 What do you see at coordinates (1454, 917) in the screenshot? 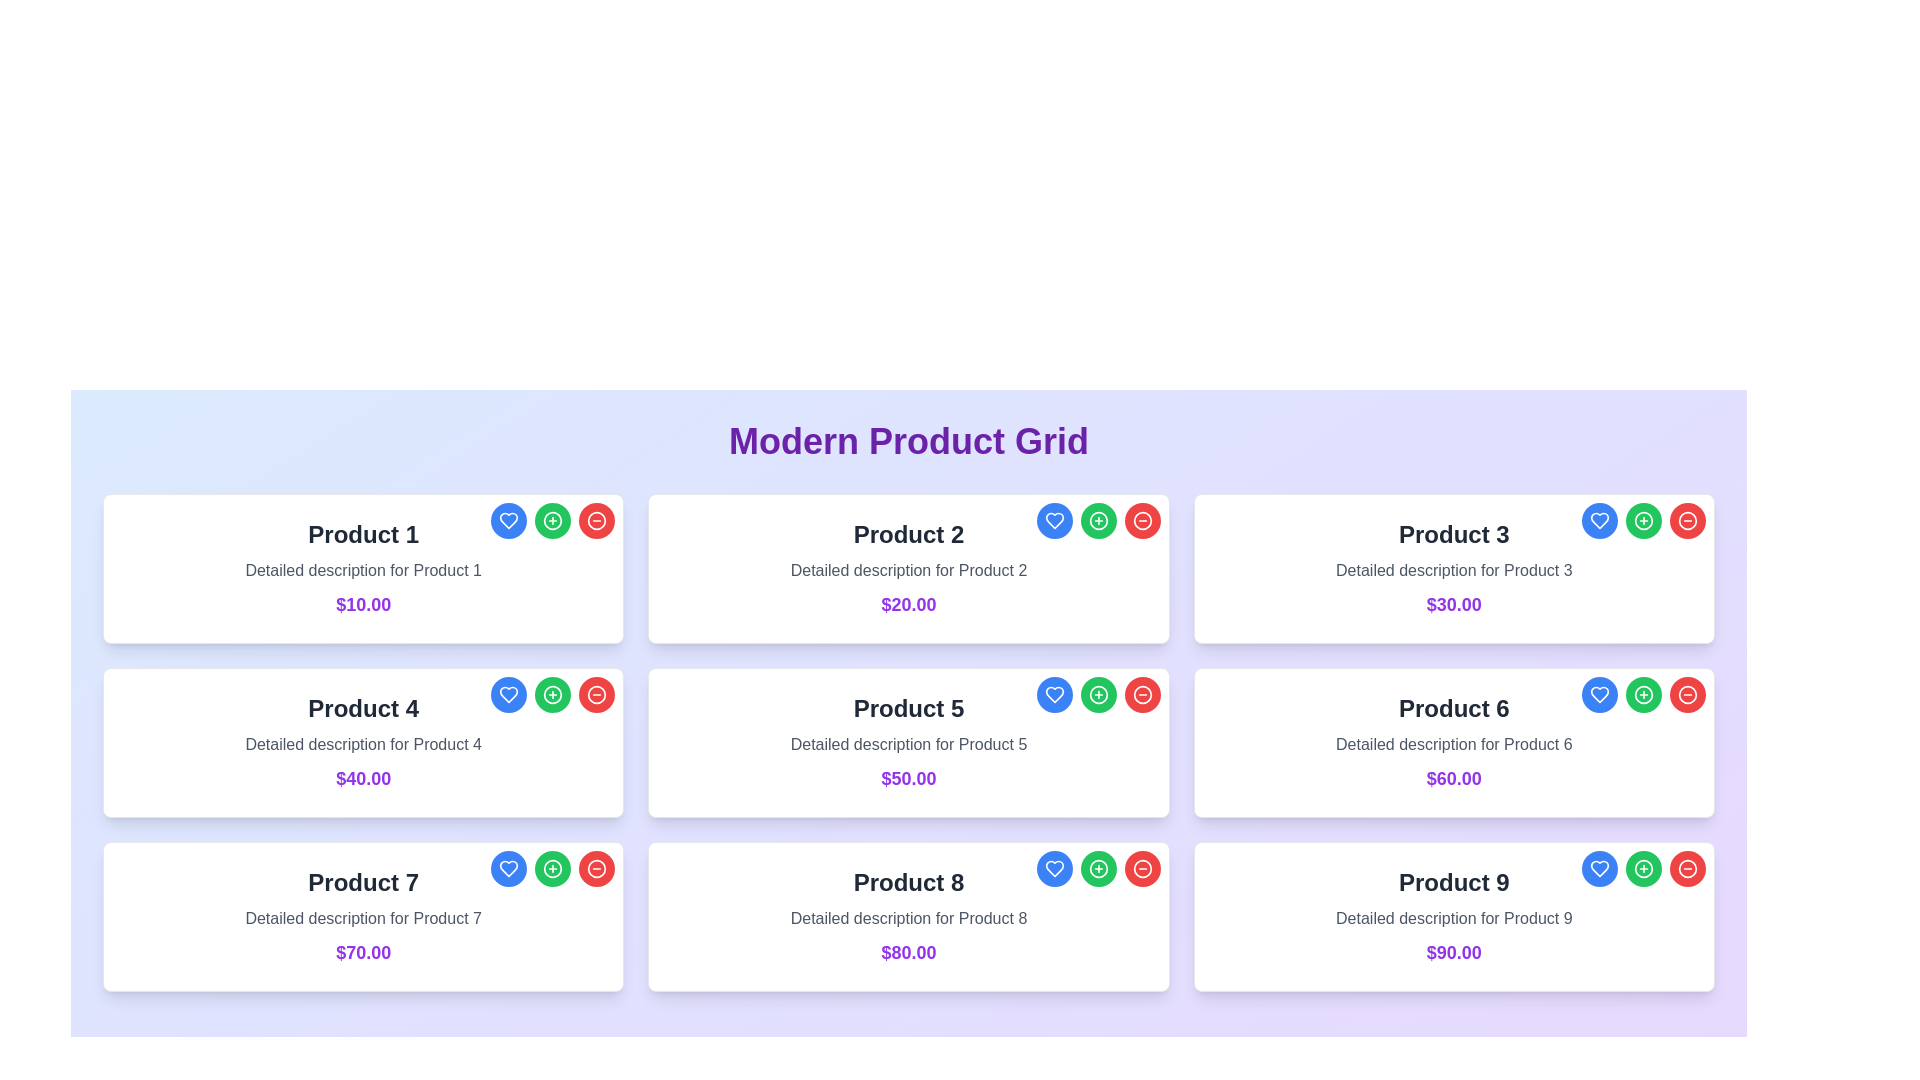
I see `the product information card featuring 'Product 9' located at the bottom-right corner of the grid` at bounding box center [1454, 917].